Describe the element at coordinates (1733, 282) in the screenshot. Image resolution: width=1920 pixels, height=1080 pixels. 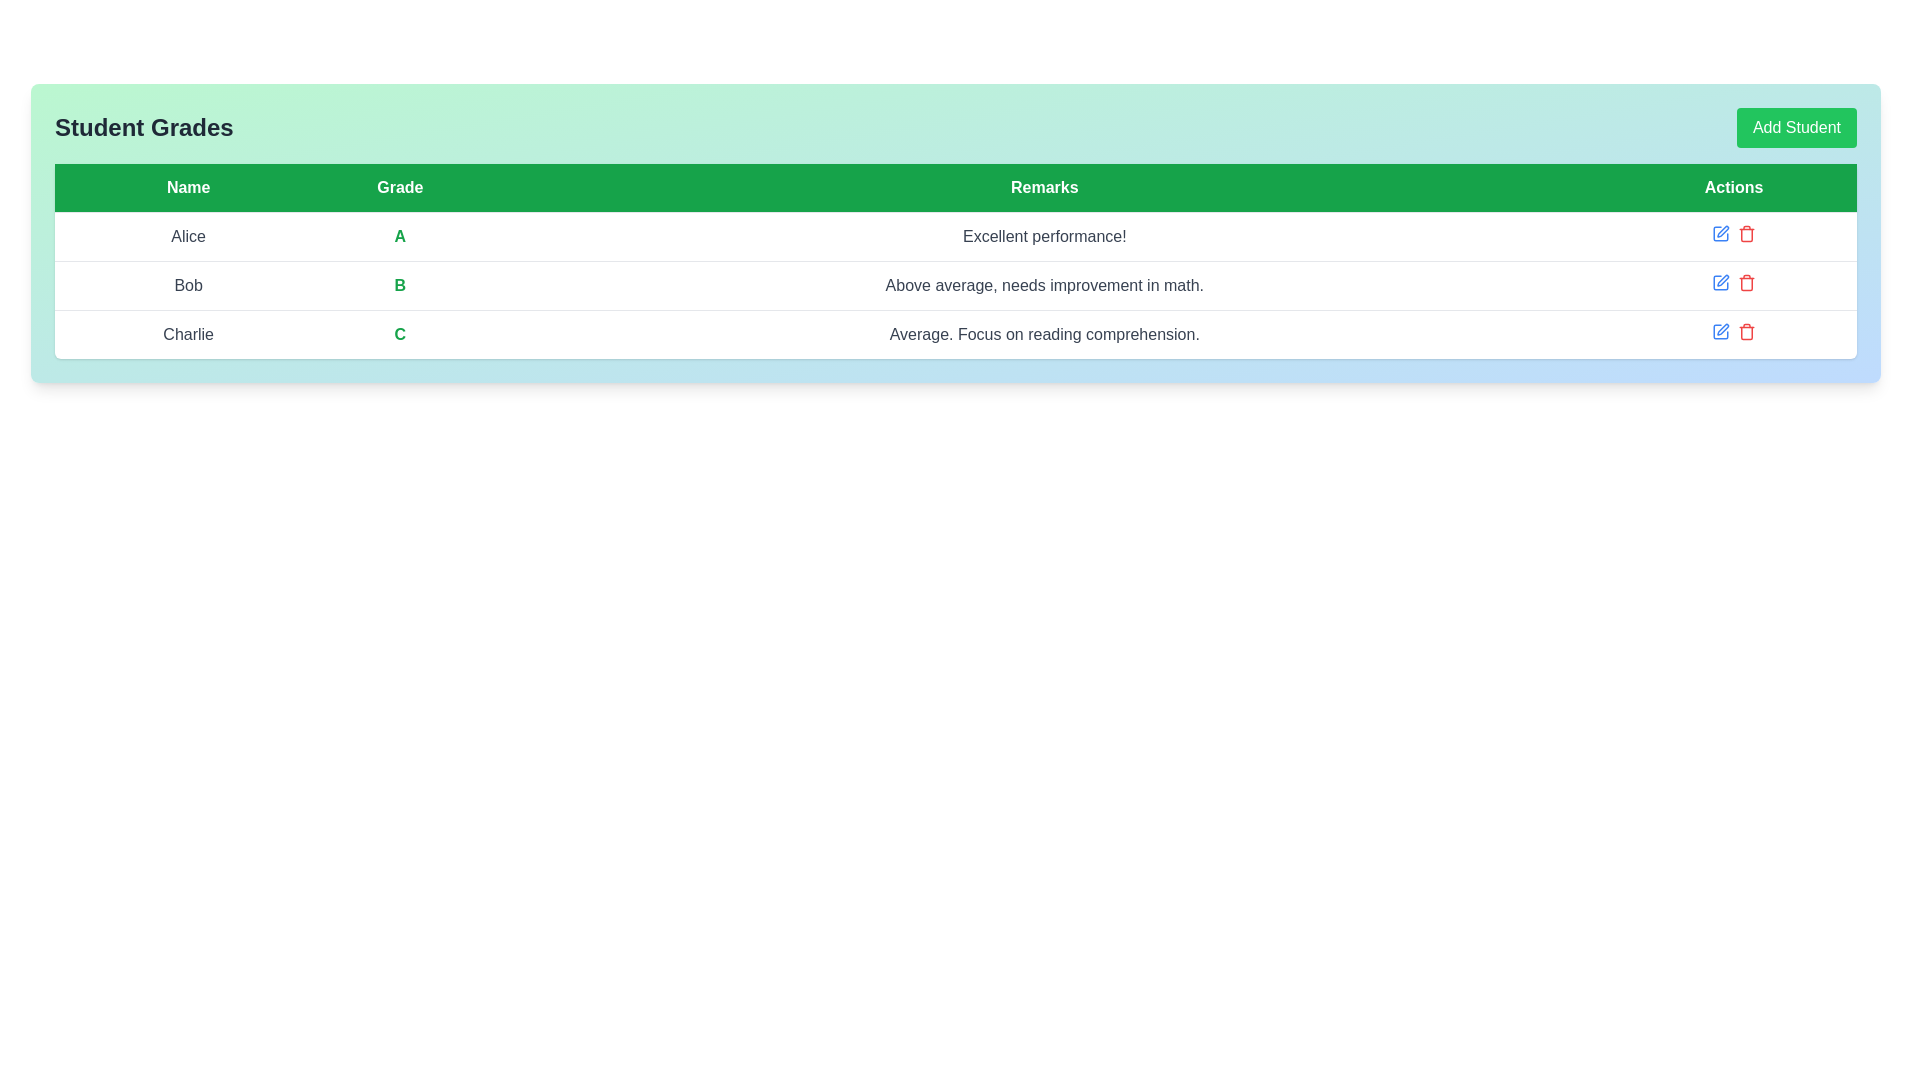
I see `the blue edit icon in the interactive icon group located in the 'Actions' column of Bob's row in the table` at that location.